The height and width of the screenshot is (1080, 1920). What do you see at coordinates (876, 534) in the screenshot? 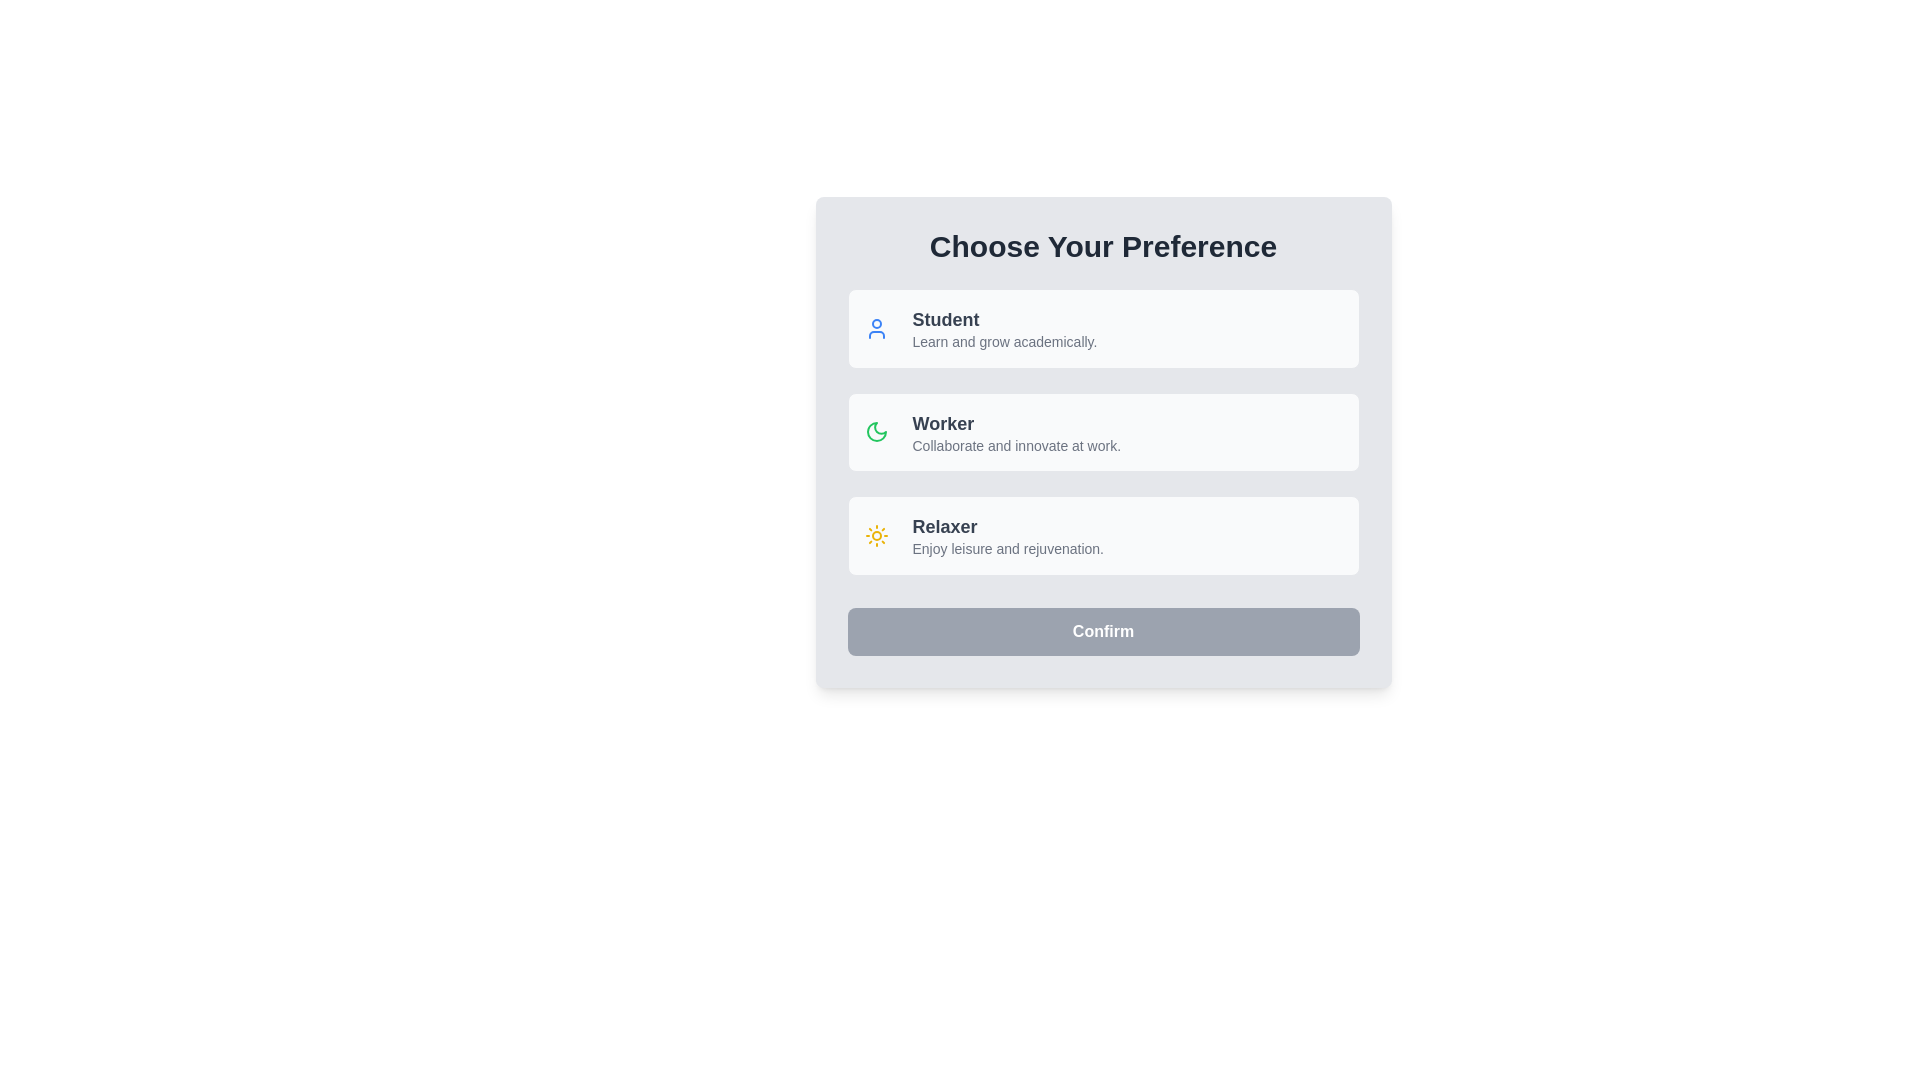
I see `the decorative icon for the 'Relaxer' option, which is positioned to the left of the text 'Relaxer' and enhances the interface with its sun-like design` at bounding box center [876, 534].